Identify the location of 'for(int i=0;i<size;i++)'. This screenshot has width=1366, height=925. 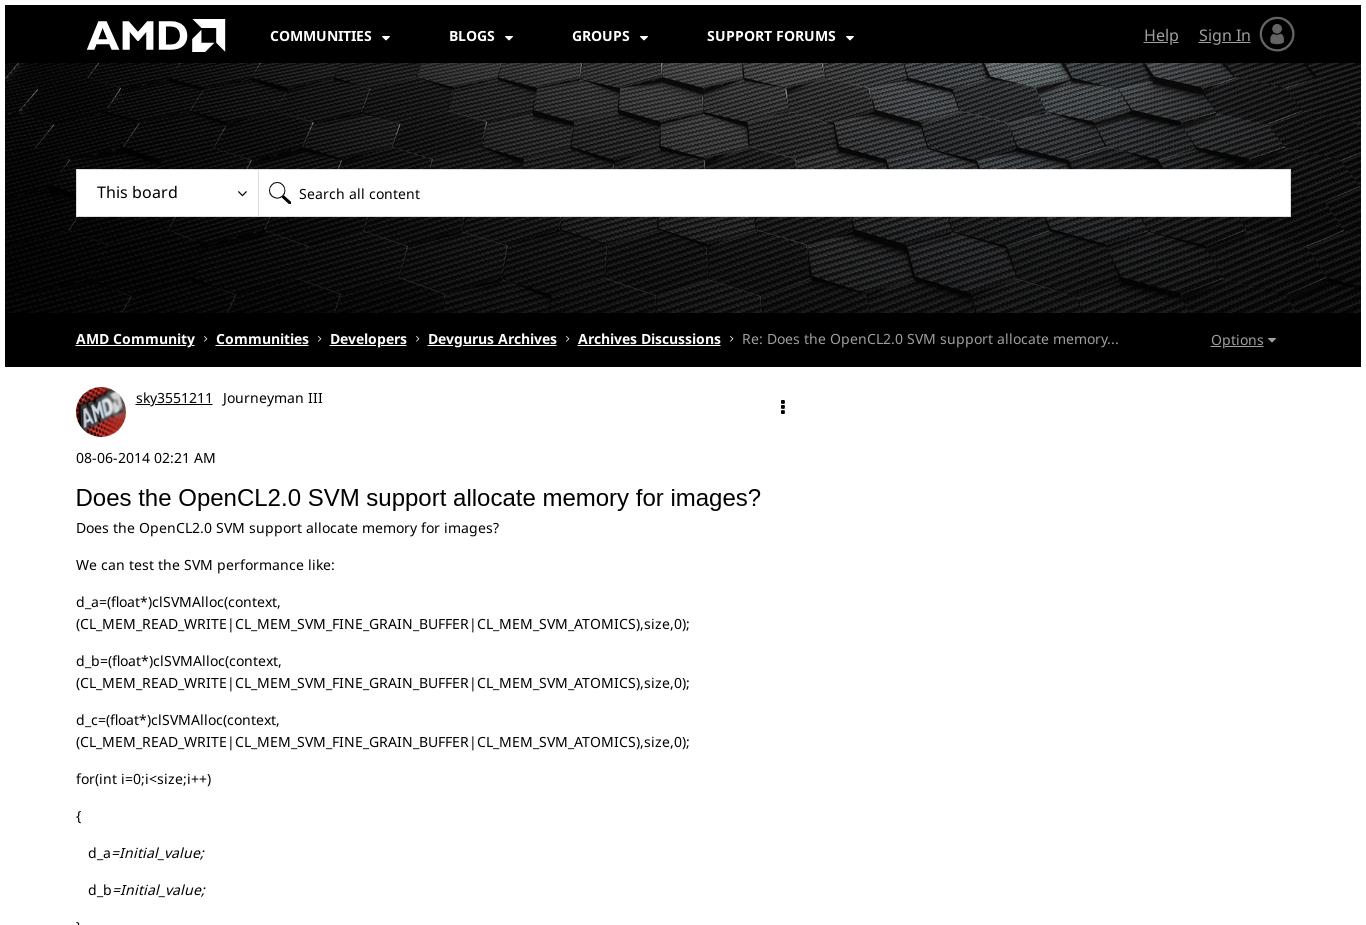
(141, 777).